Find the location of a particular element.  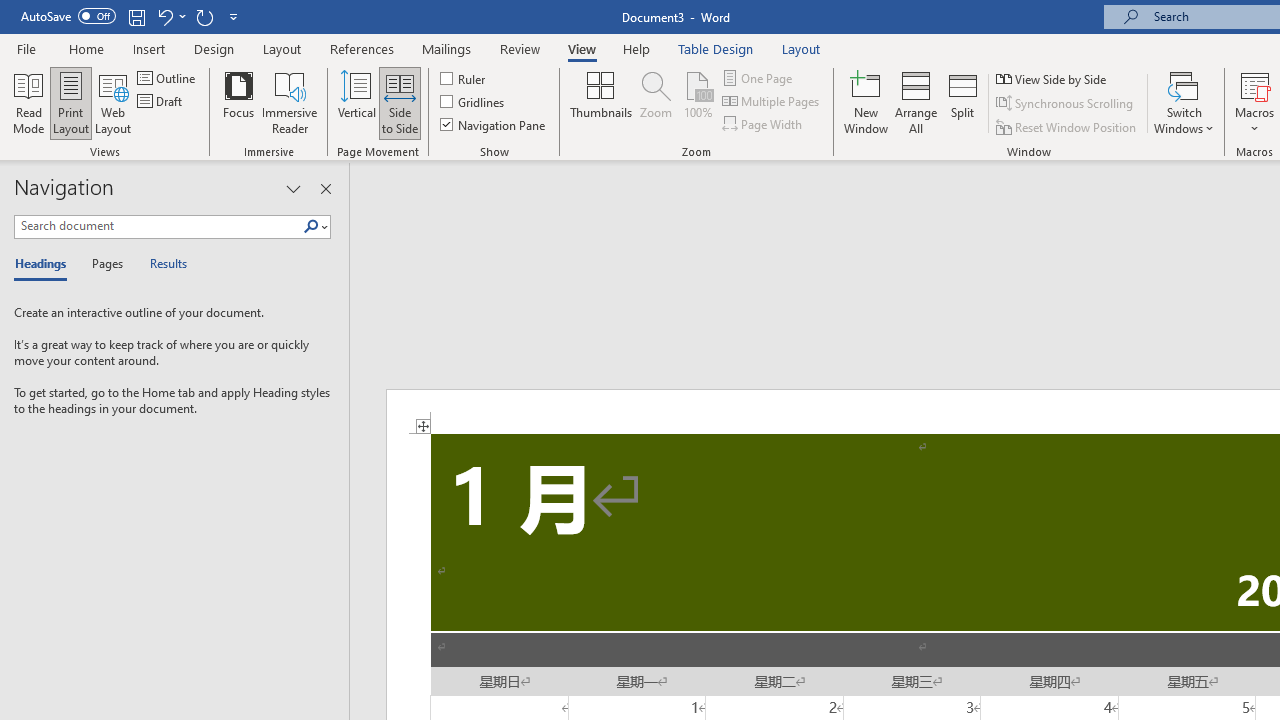

'One Page' is located at coordinates (758, 77).